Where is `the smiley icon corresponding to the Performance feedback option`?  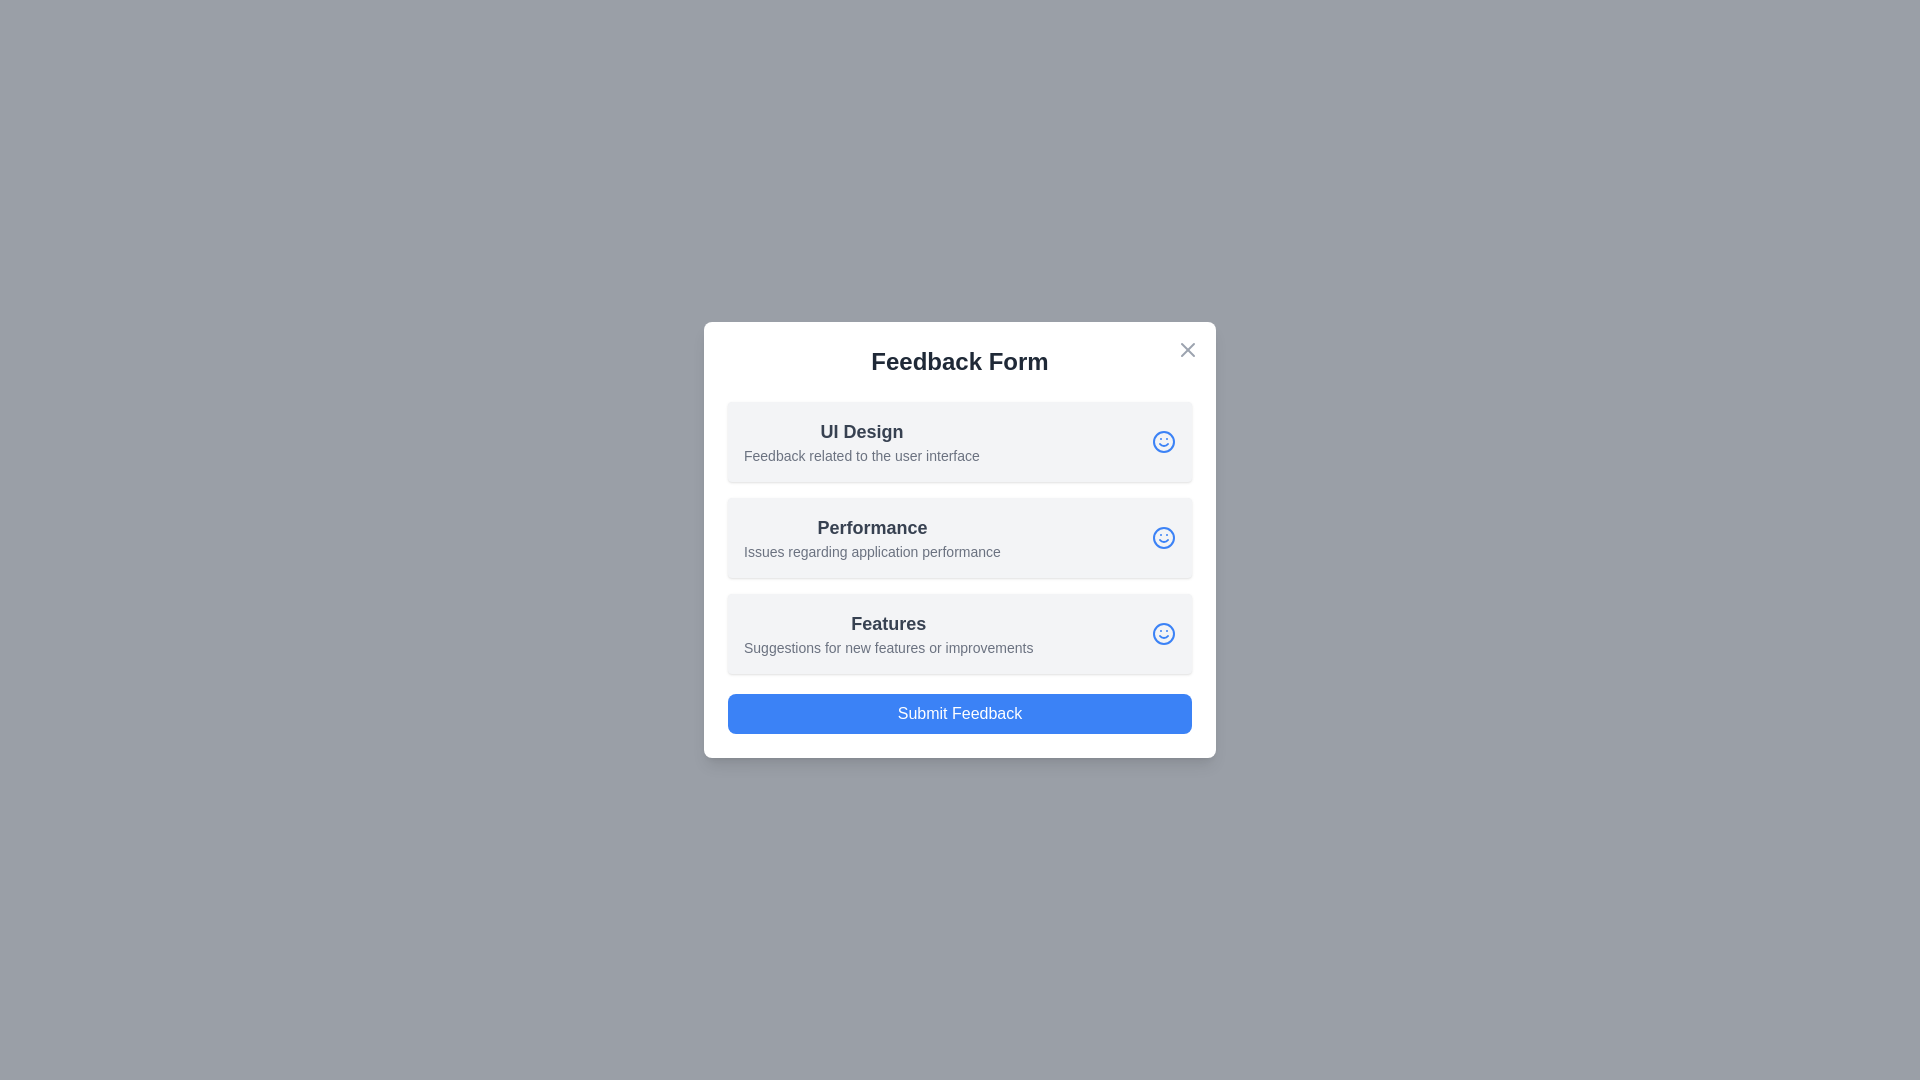
the smiley icon corresponding to the Performance feedback option is located at coordinates (1163, 536).